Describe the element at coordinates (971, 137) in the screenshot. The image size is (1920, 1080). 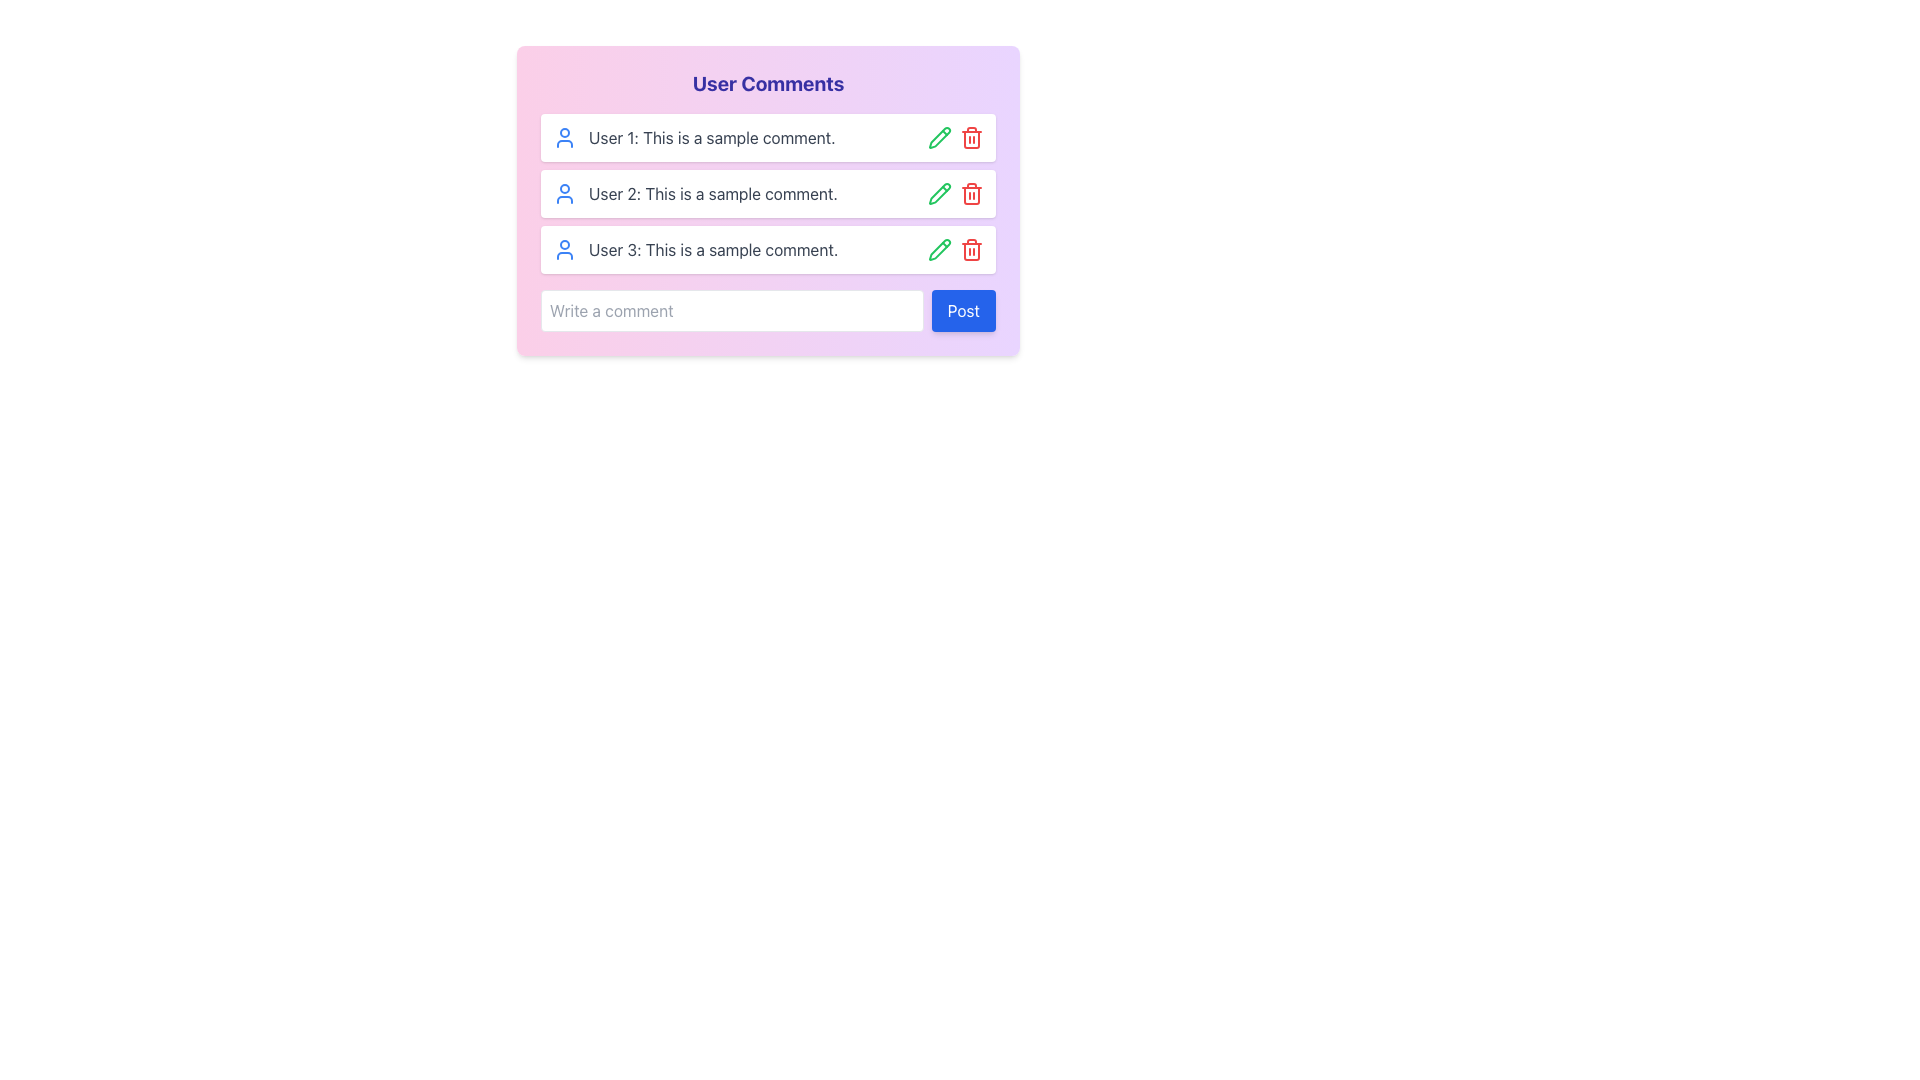
I see `the delete button located on the right side of the first row of the comments list` at that location.